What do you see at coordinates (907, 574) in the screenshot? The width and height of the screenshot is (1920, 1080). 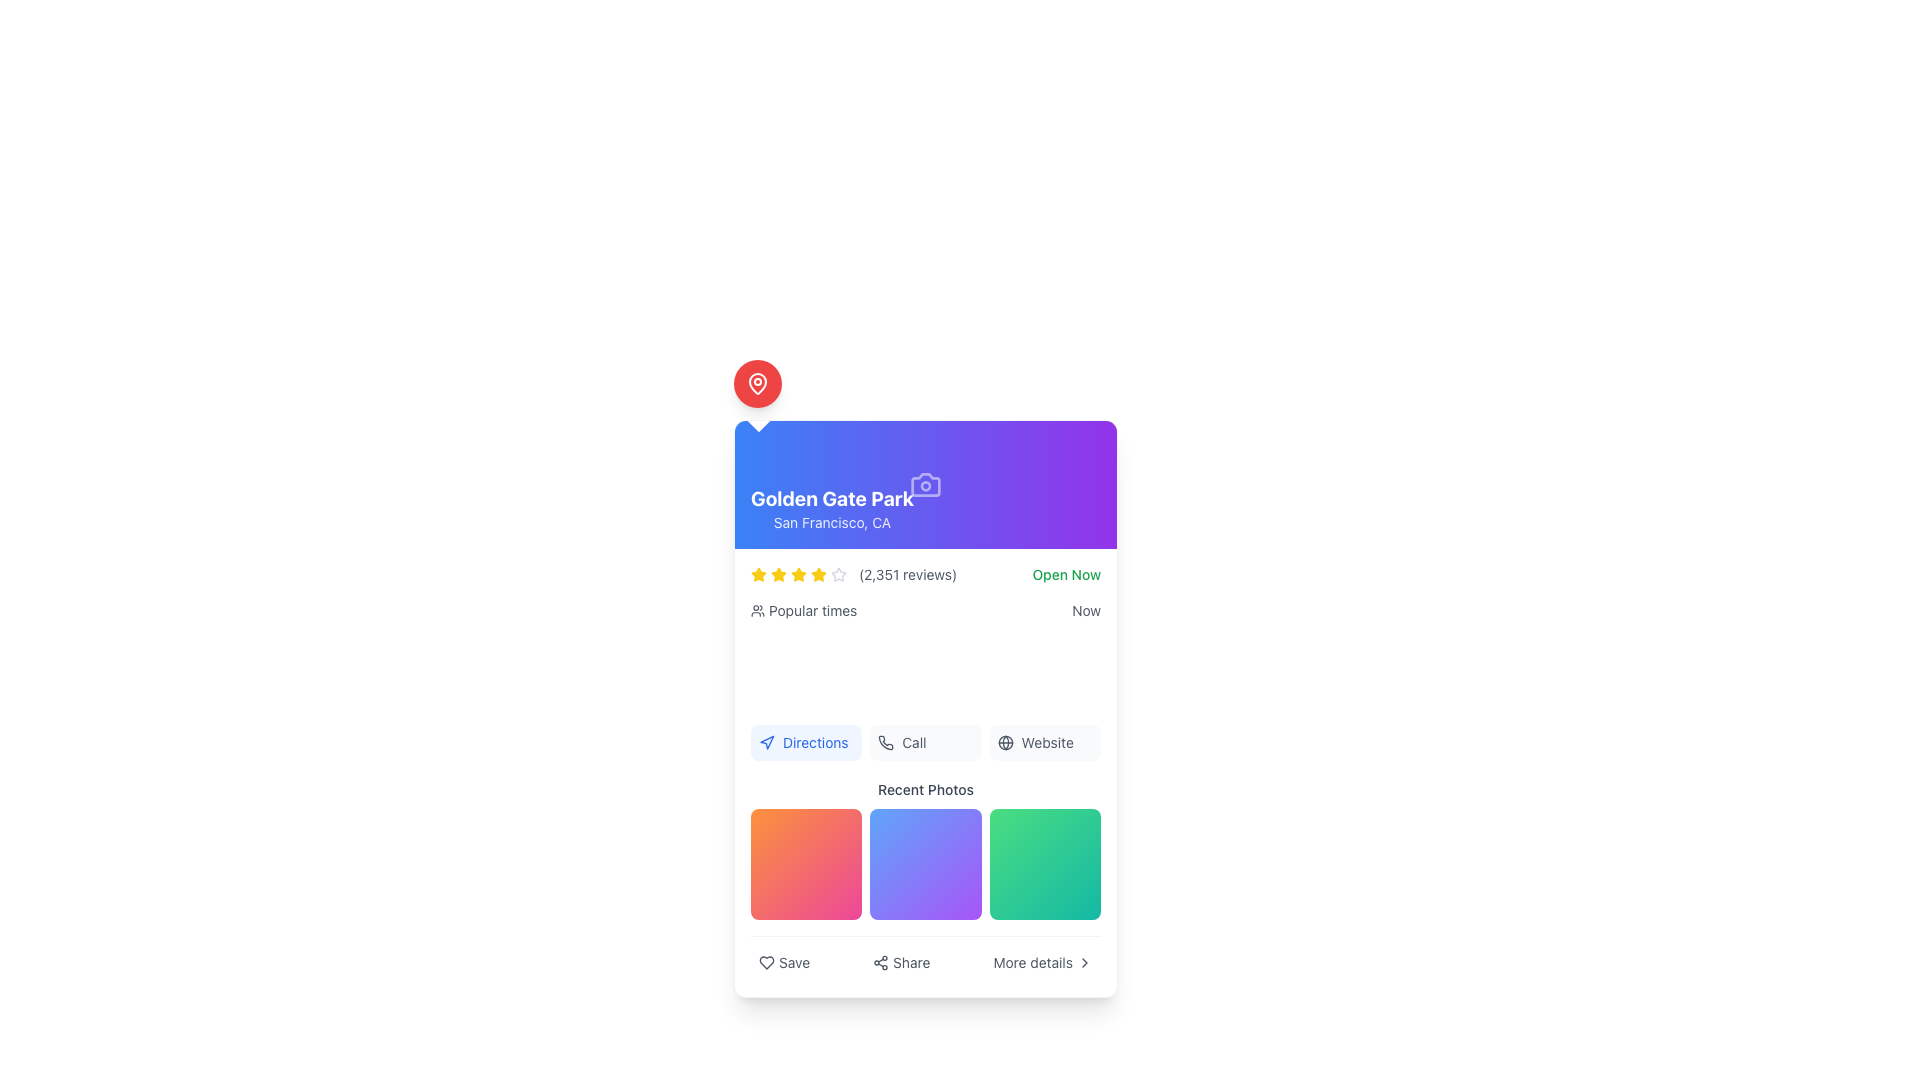 I see `the text label '(2,351 reviews)' that provides additional information about user reviews, located to the right of the gold rating stars in the 'Golden Gate Park' panel` at bounding box center [907, 574].